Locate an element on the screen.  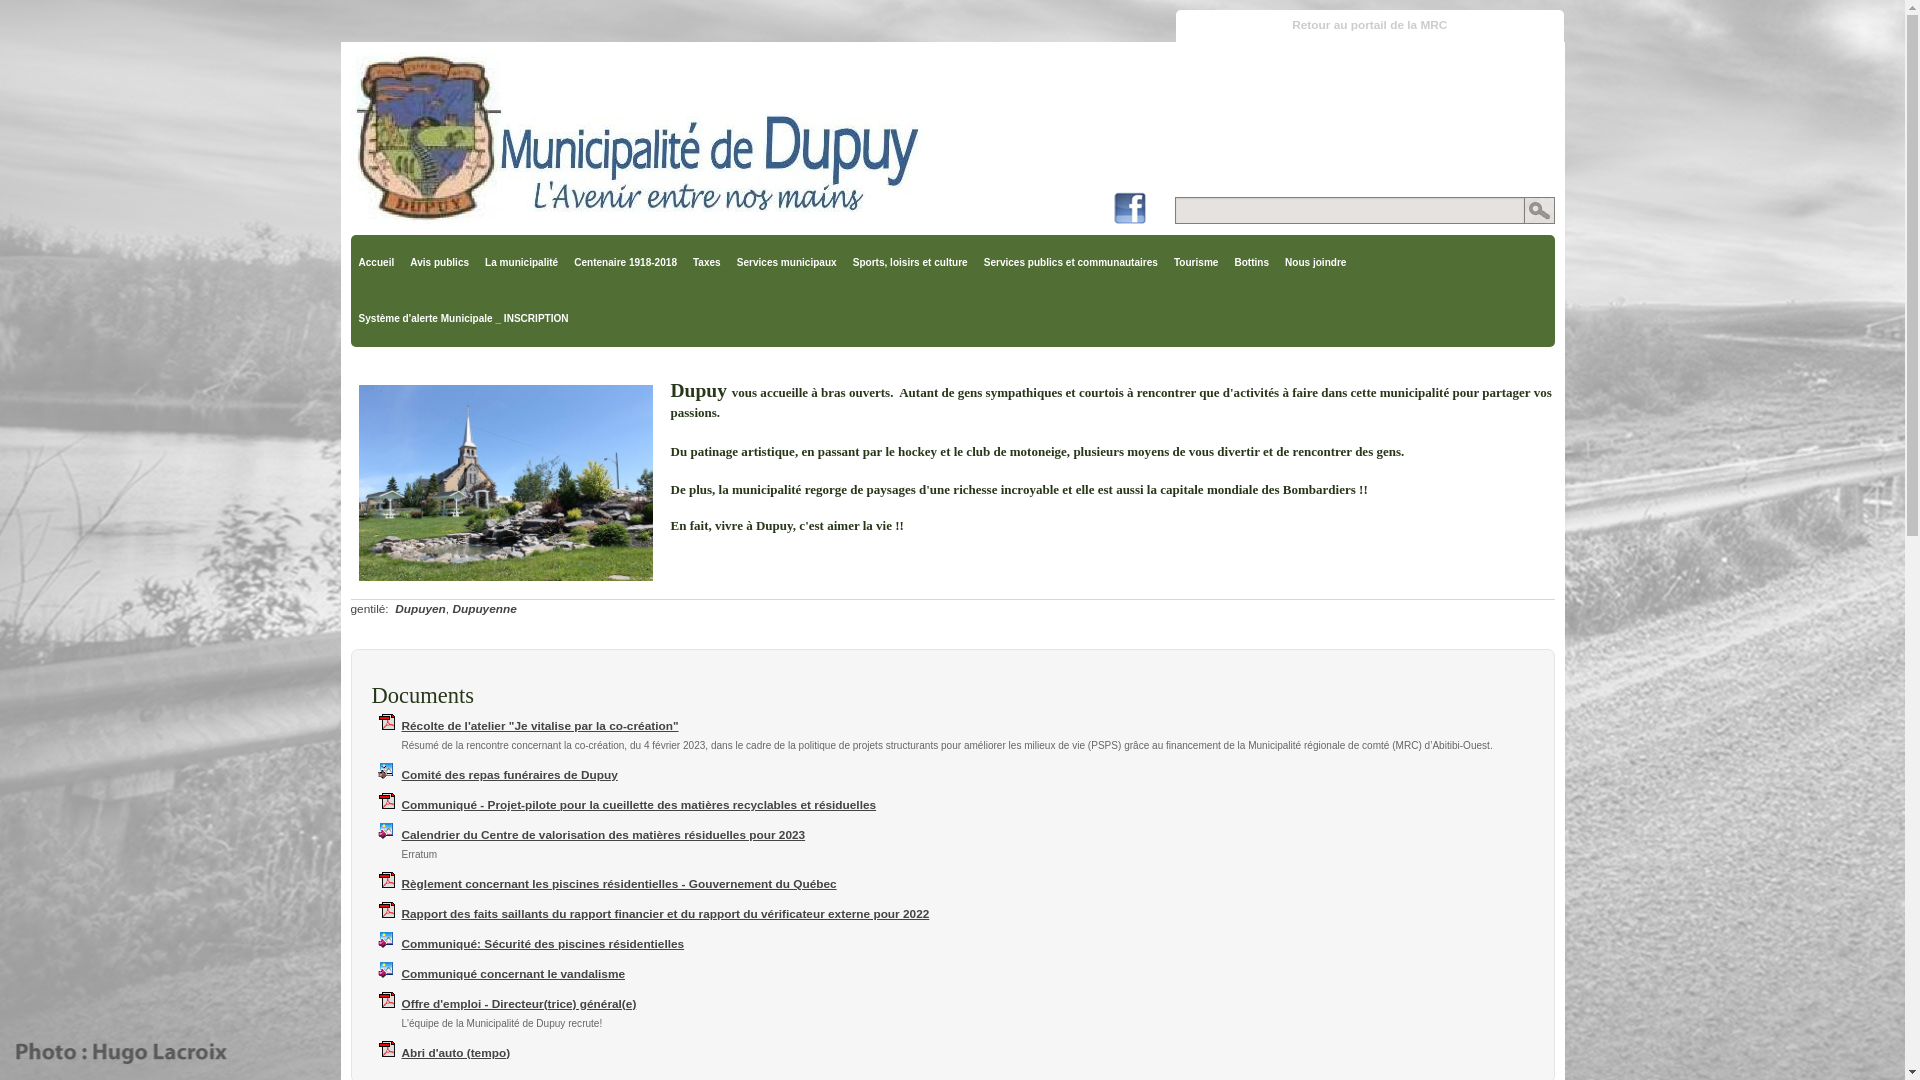
'Services municipaux' is located at coordinates (728, 261).